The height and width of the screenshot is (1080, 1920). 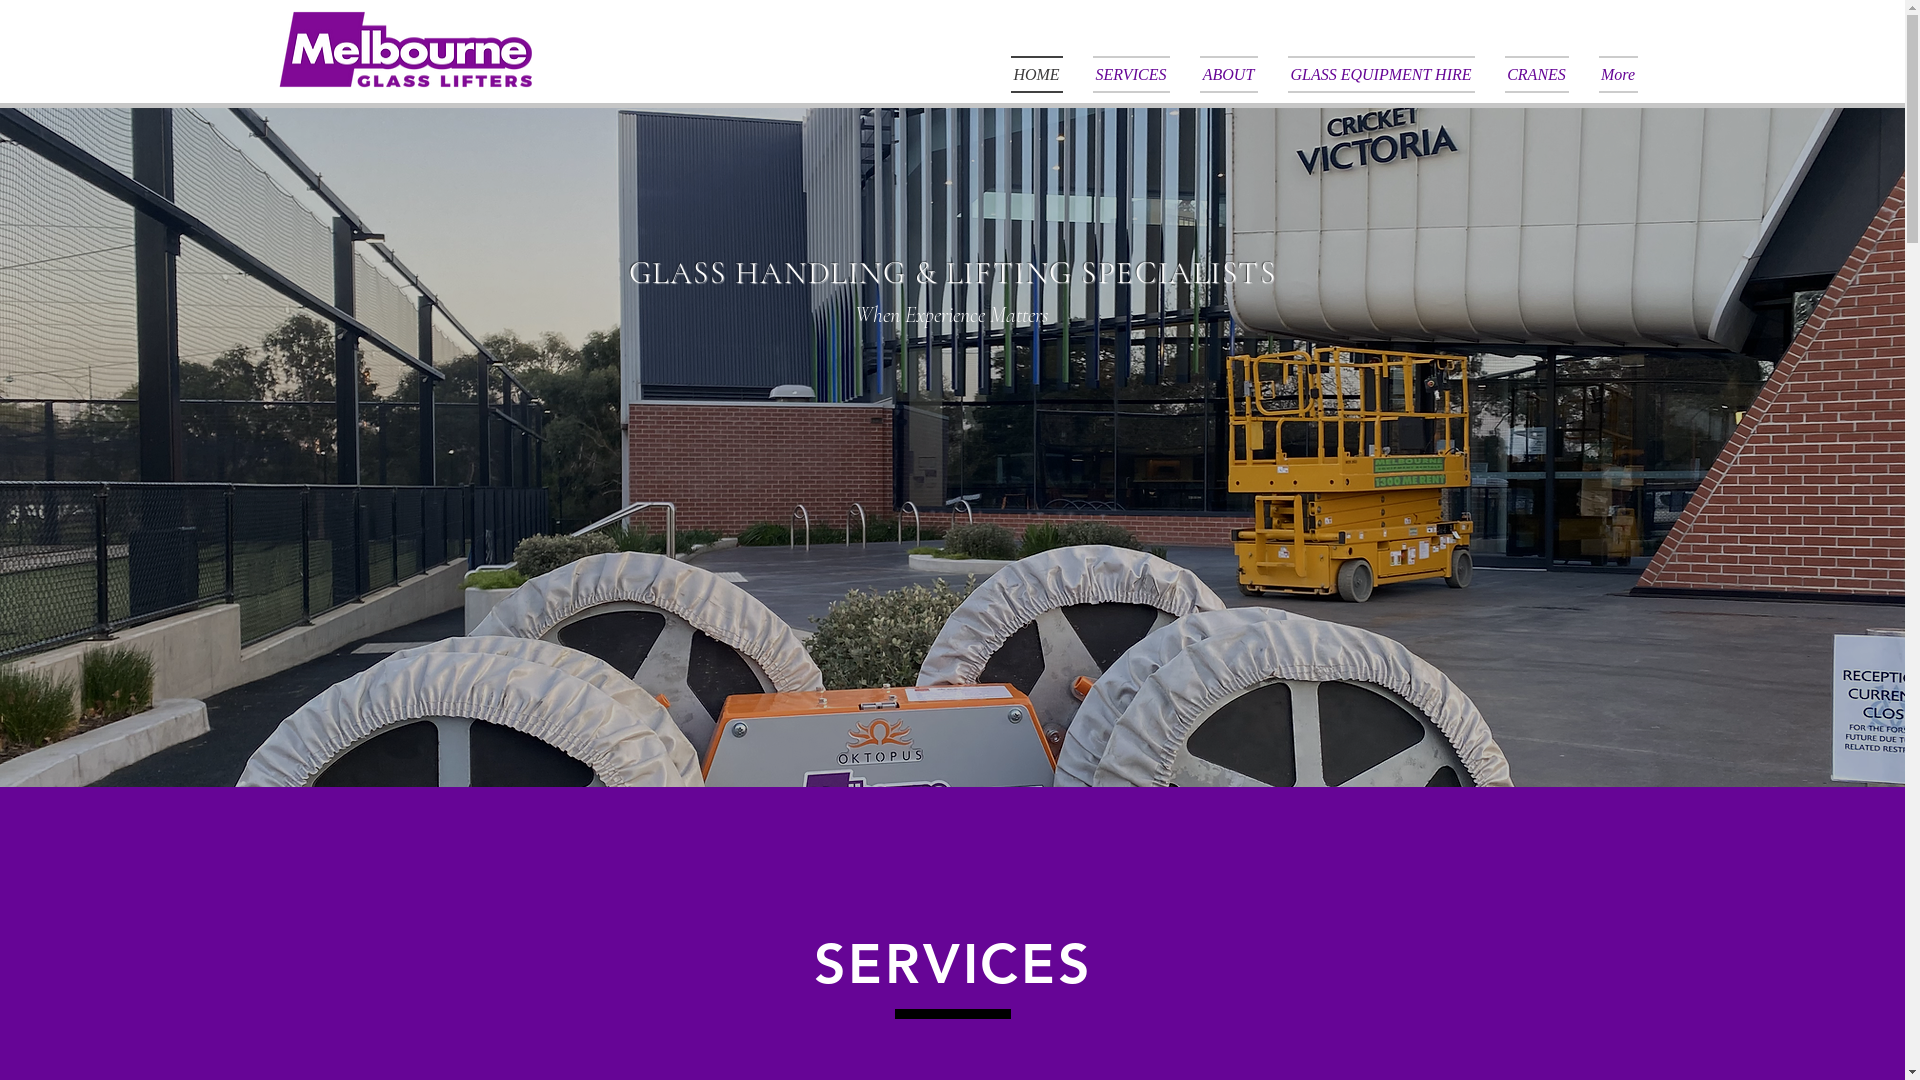 What do you see at coordinates (1271, 73) in the screenshot?
I see `'GLASS EQUIPMENT HIRE'` at bounding box center [1271, 73].